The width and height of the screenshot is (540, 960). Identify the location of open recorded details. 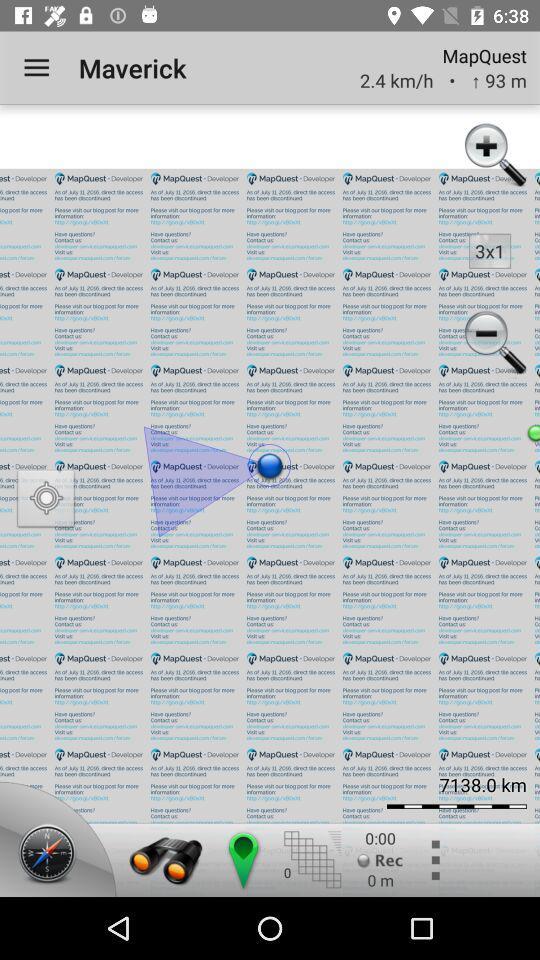
(380, 859).